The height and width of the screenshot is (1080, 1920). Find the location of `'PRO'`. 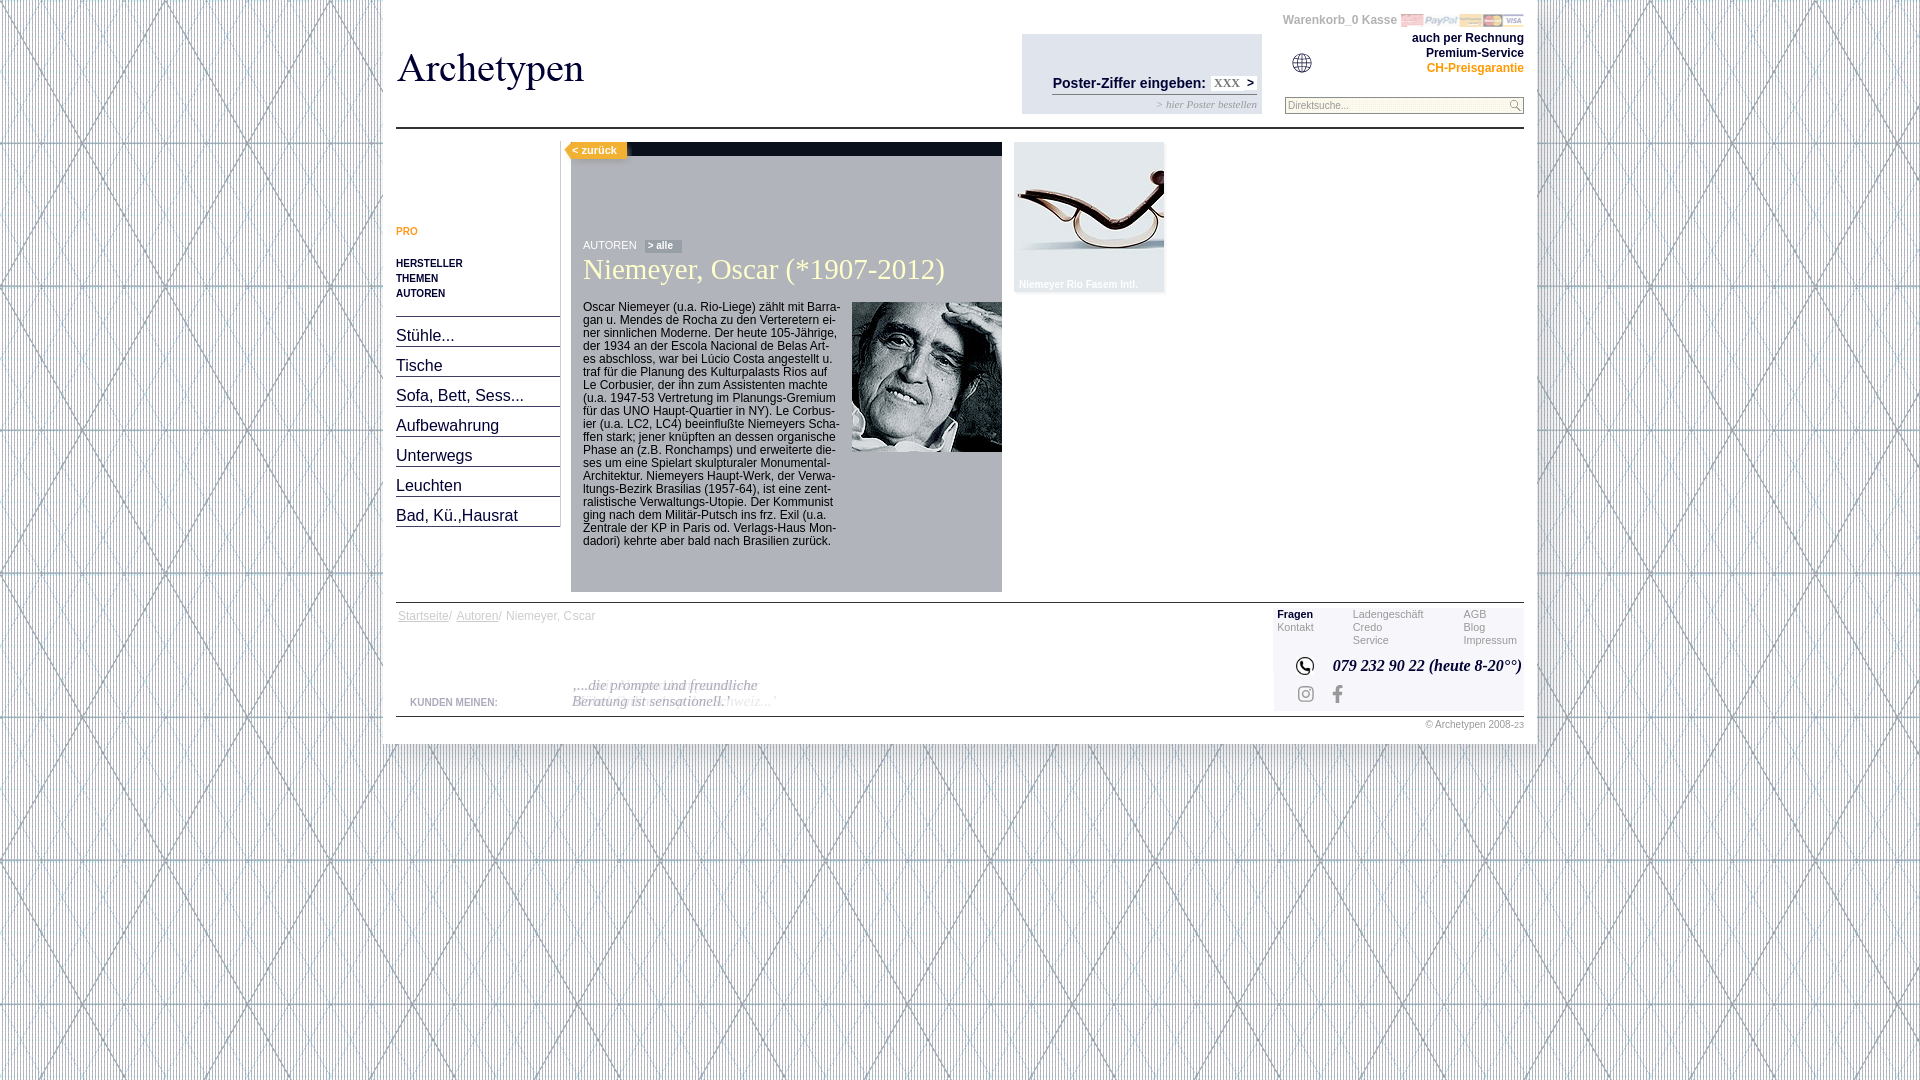

'PRO' is located at coordinates (406, 230).